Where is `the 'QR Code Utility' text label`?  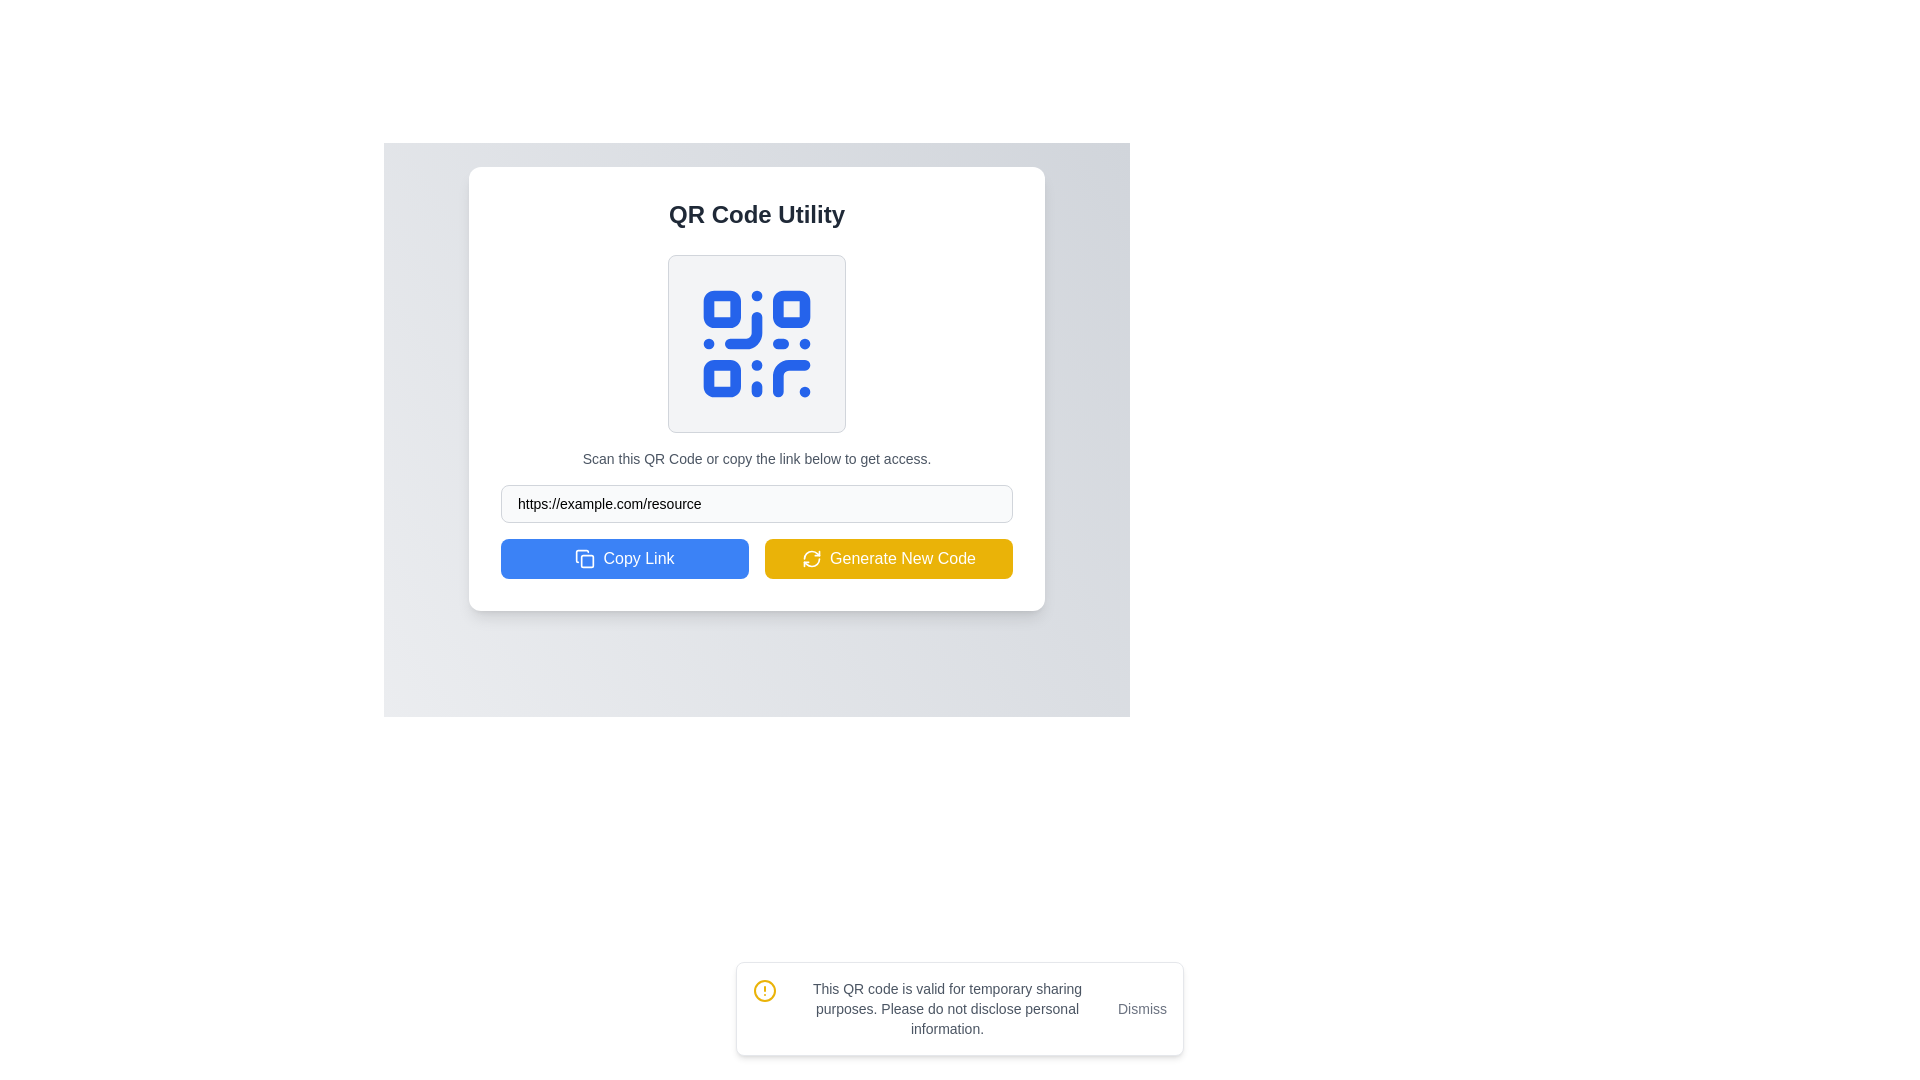
the 'QR Code Utility' text label is located at coordinates (756, 215).